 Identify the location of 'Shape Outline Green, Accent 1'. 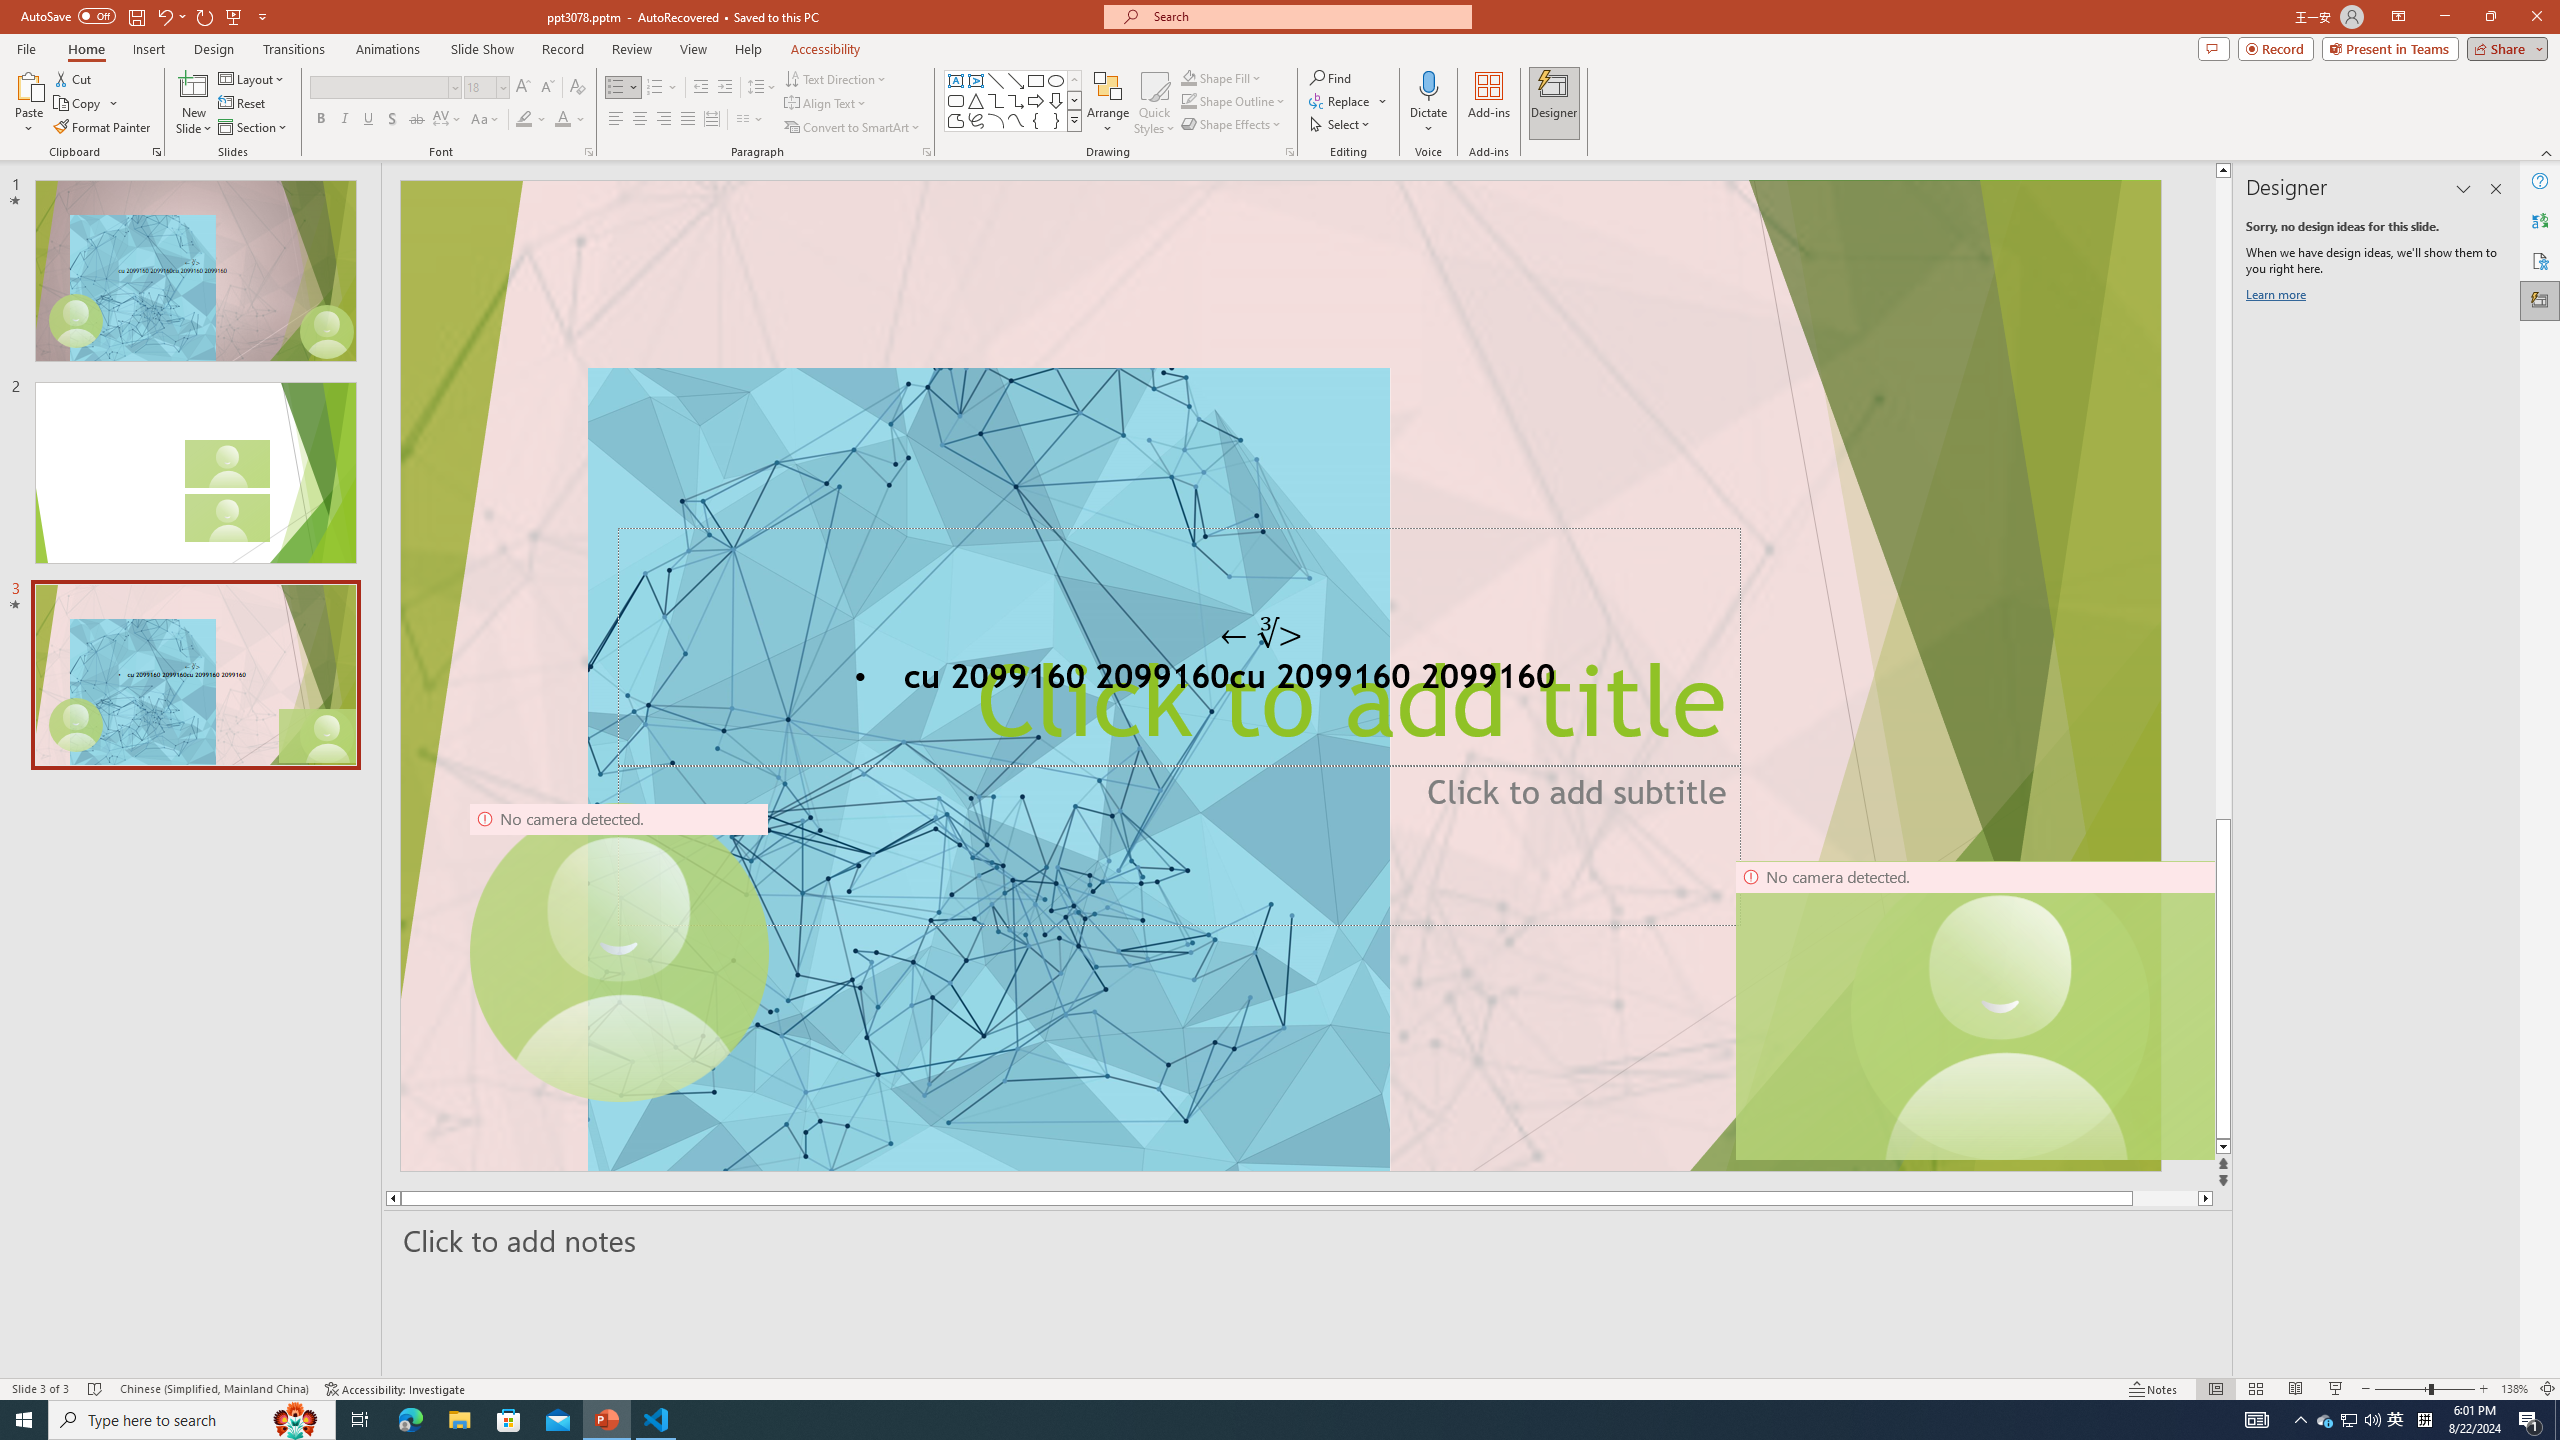
(1189, 99).